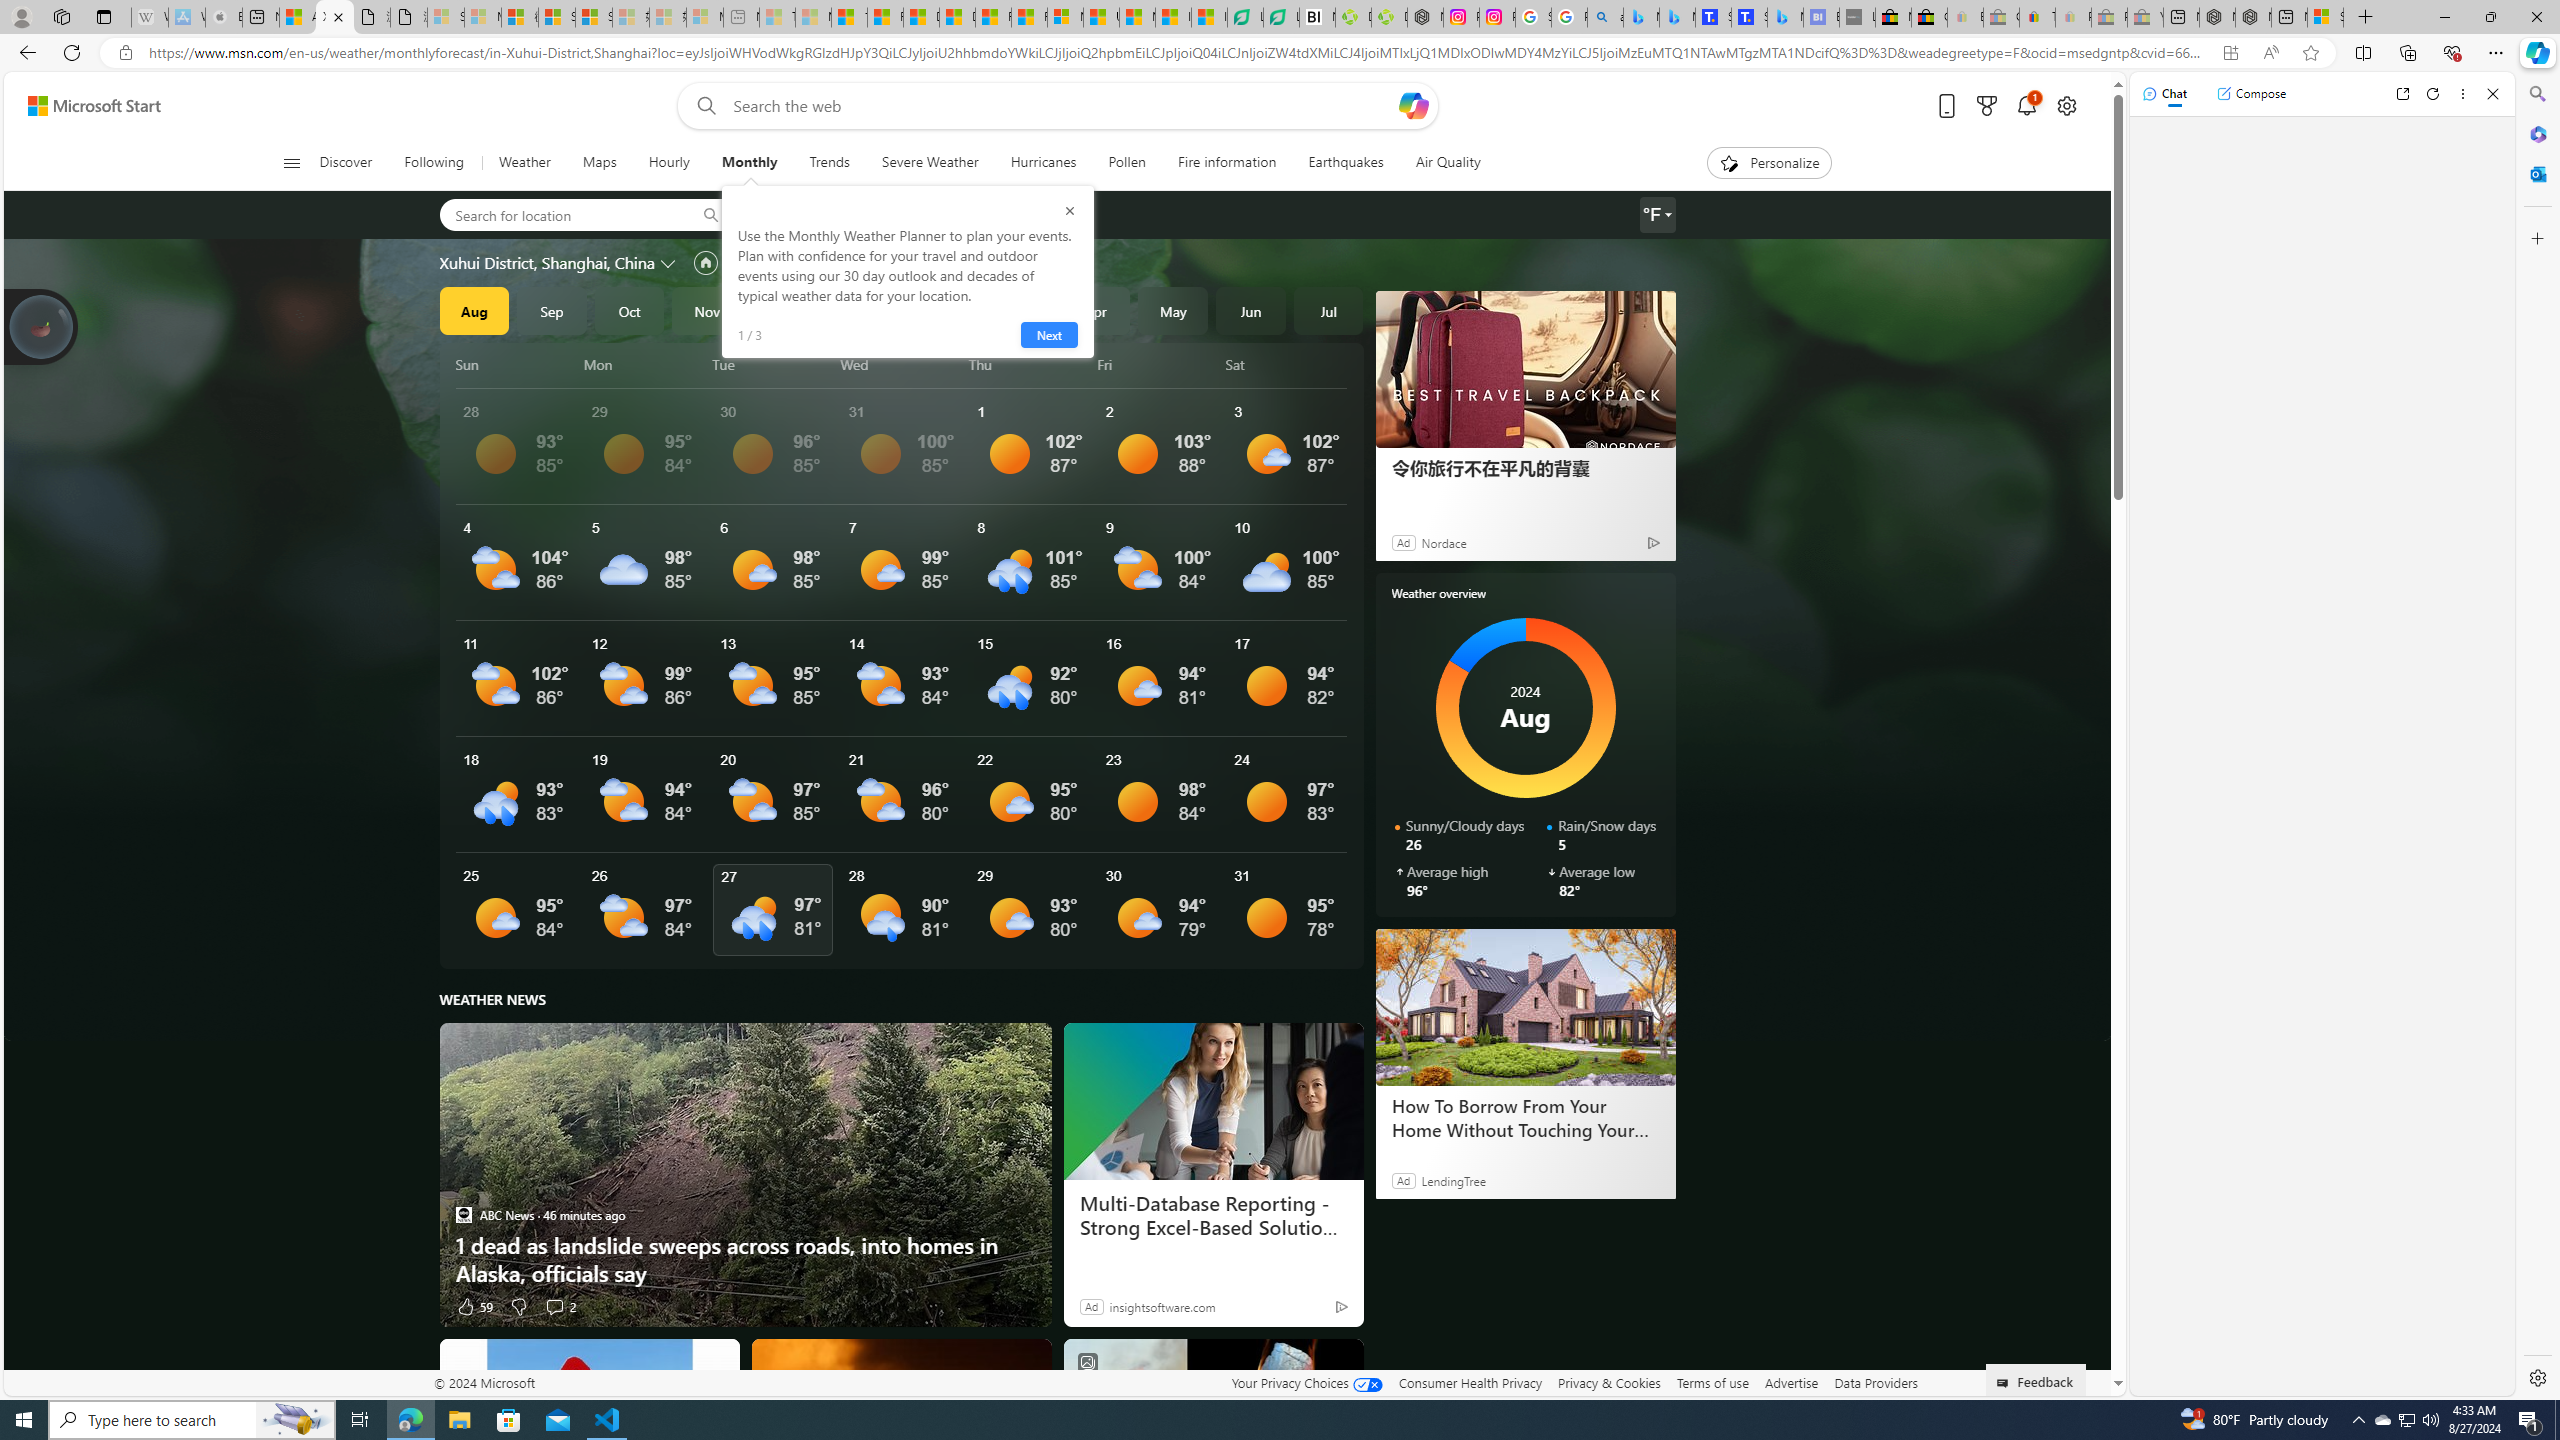 The width and height of the screenshot is (2560, 1440). What do you see at coordinates (554, 1305) in the screenshot?
I see `'View comments 2 Comment'` at bounding box center [554, 1305].